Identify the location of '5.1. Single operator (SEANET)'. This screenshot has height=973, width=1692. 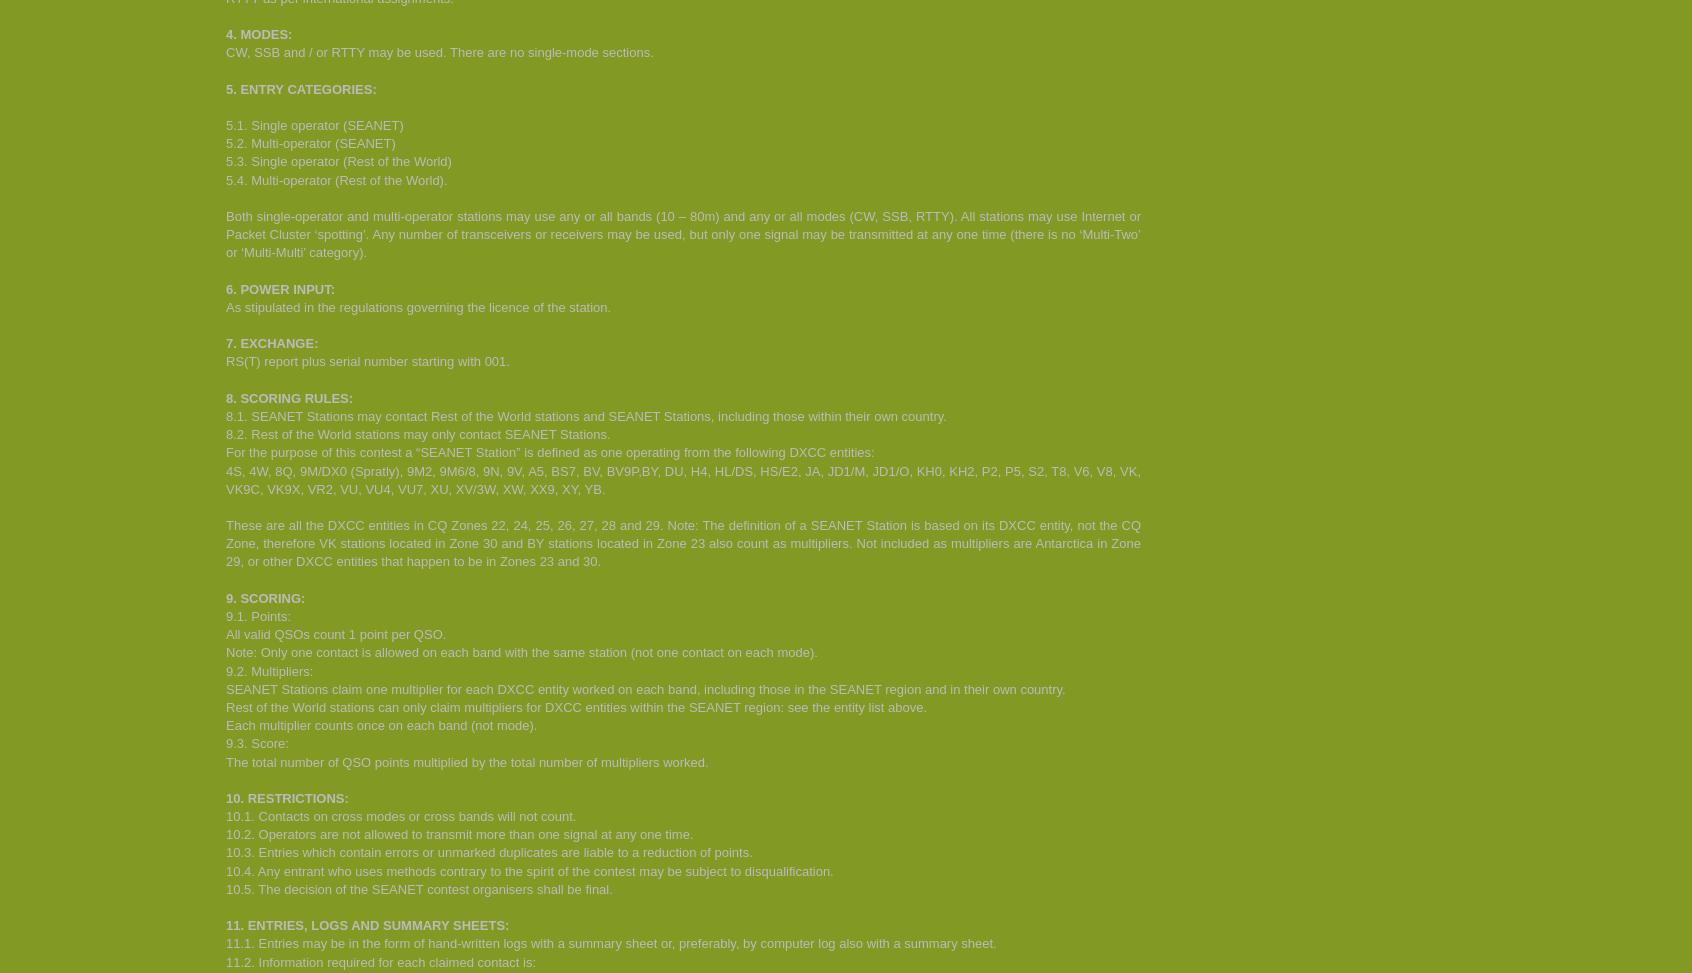
(226, 123).